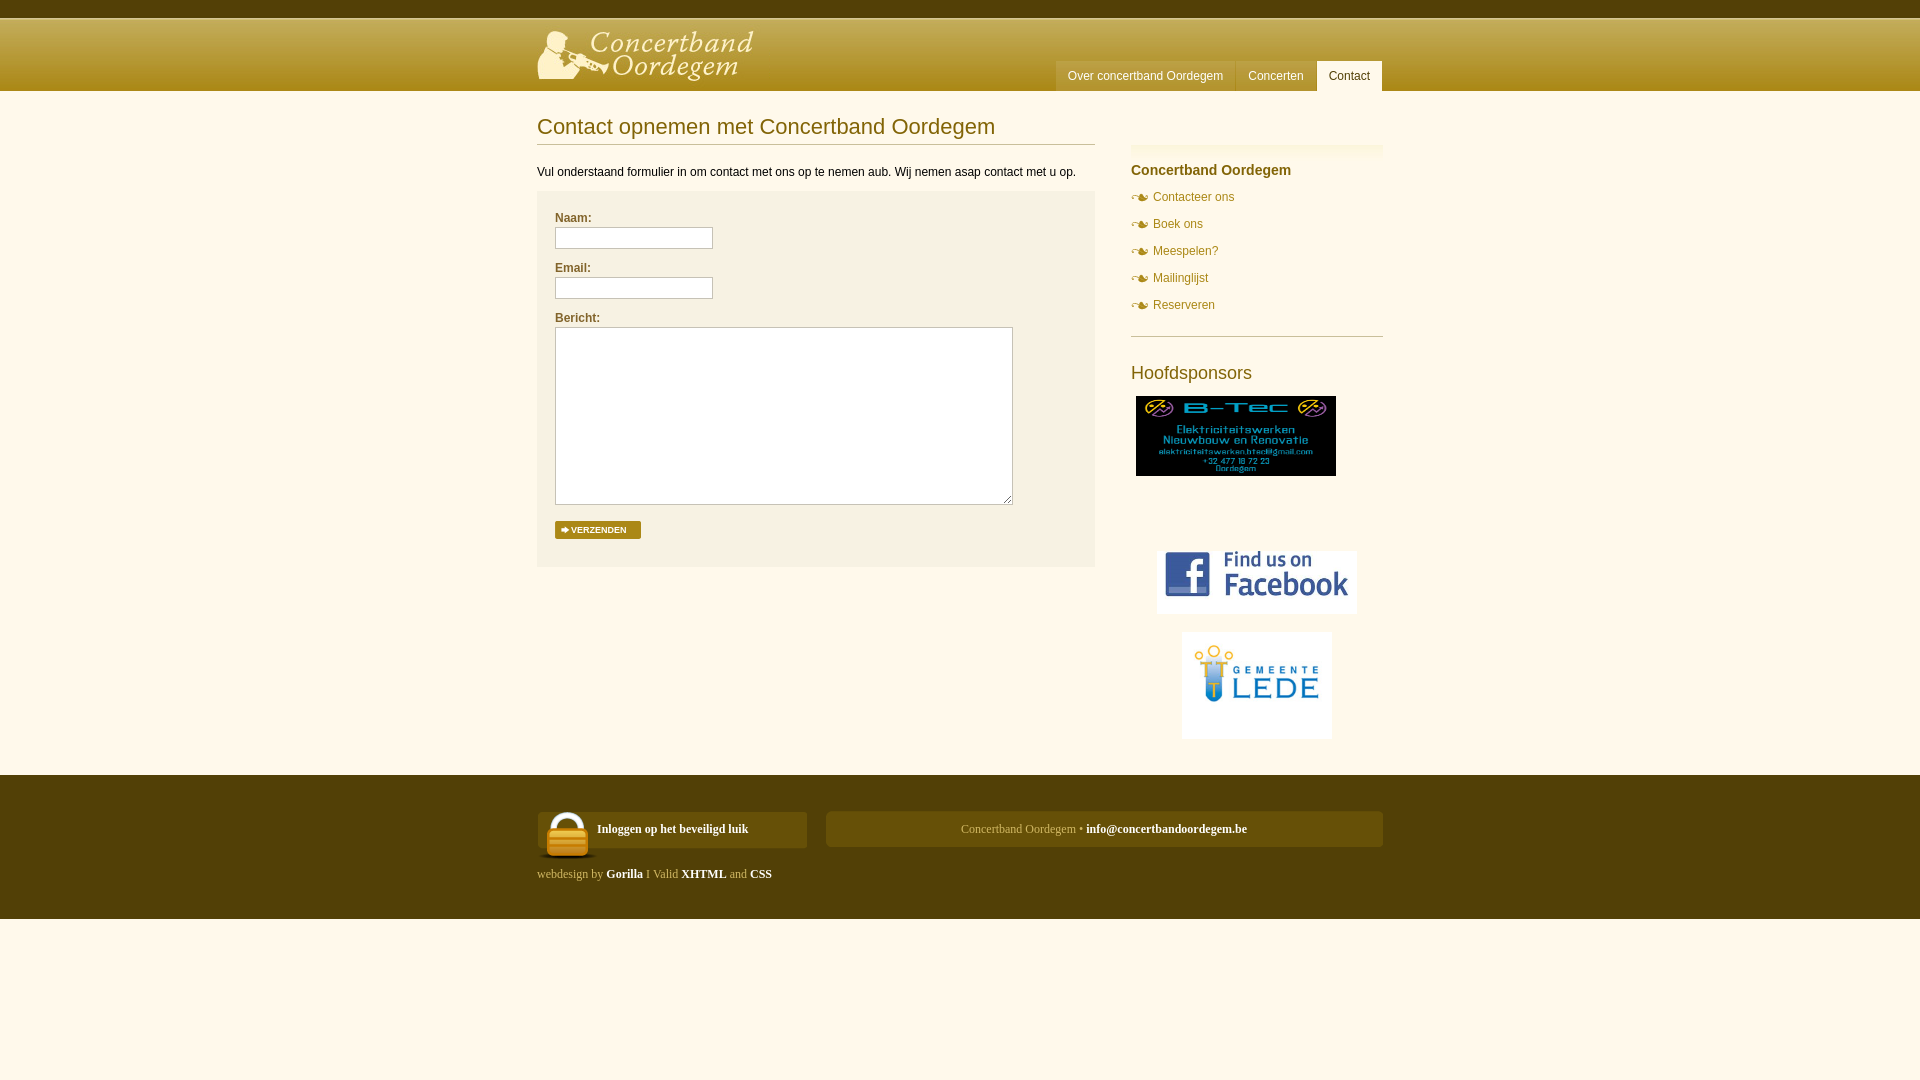 Image resolution: width=1920 pixels, height=1080 pixels. I want to click on 'Contacteer ons', so click(1182, 196).